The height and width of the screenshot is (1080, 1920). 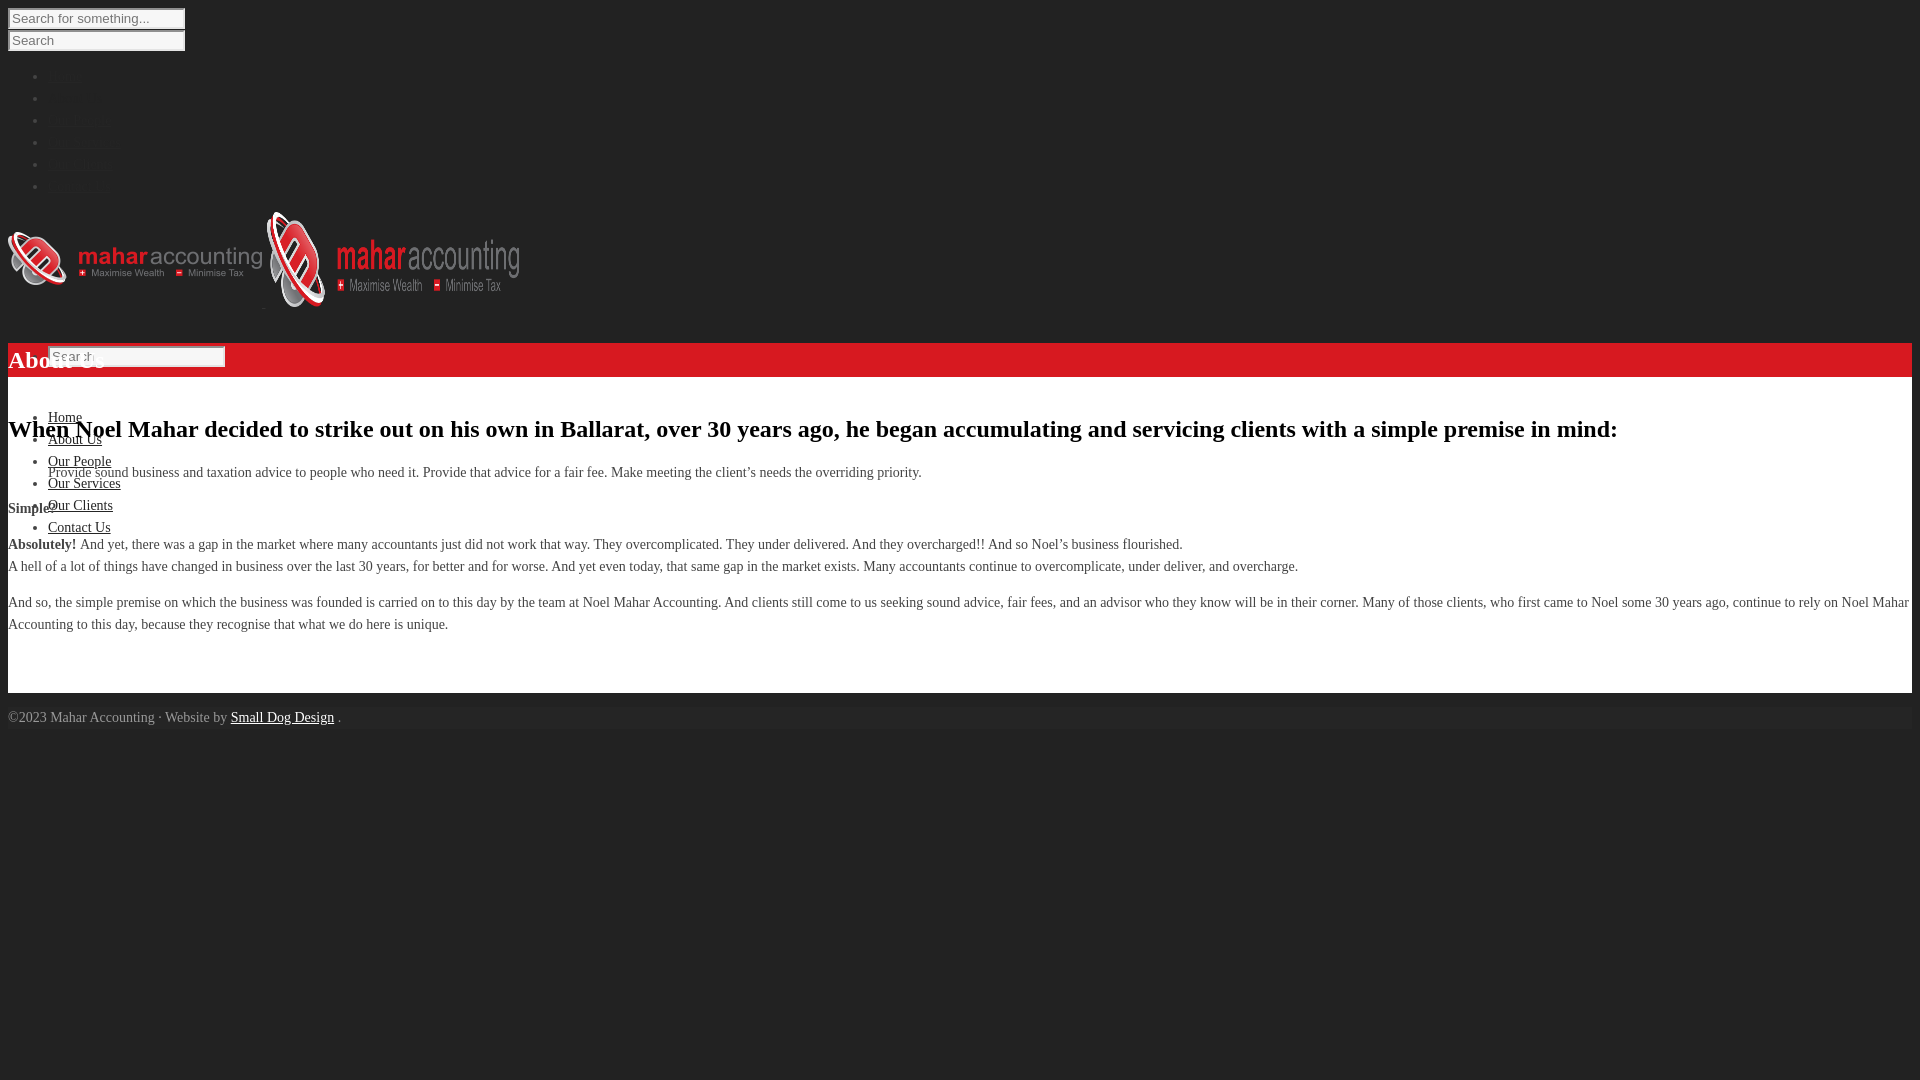 What do you see at coordinates (83, 483) in the screenshot?
I see `'Our Services'` at bounding box center [83, 483].